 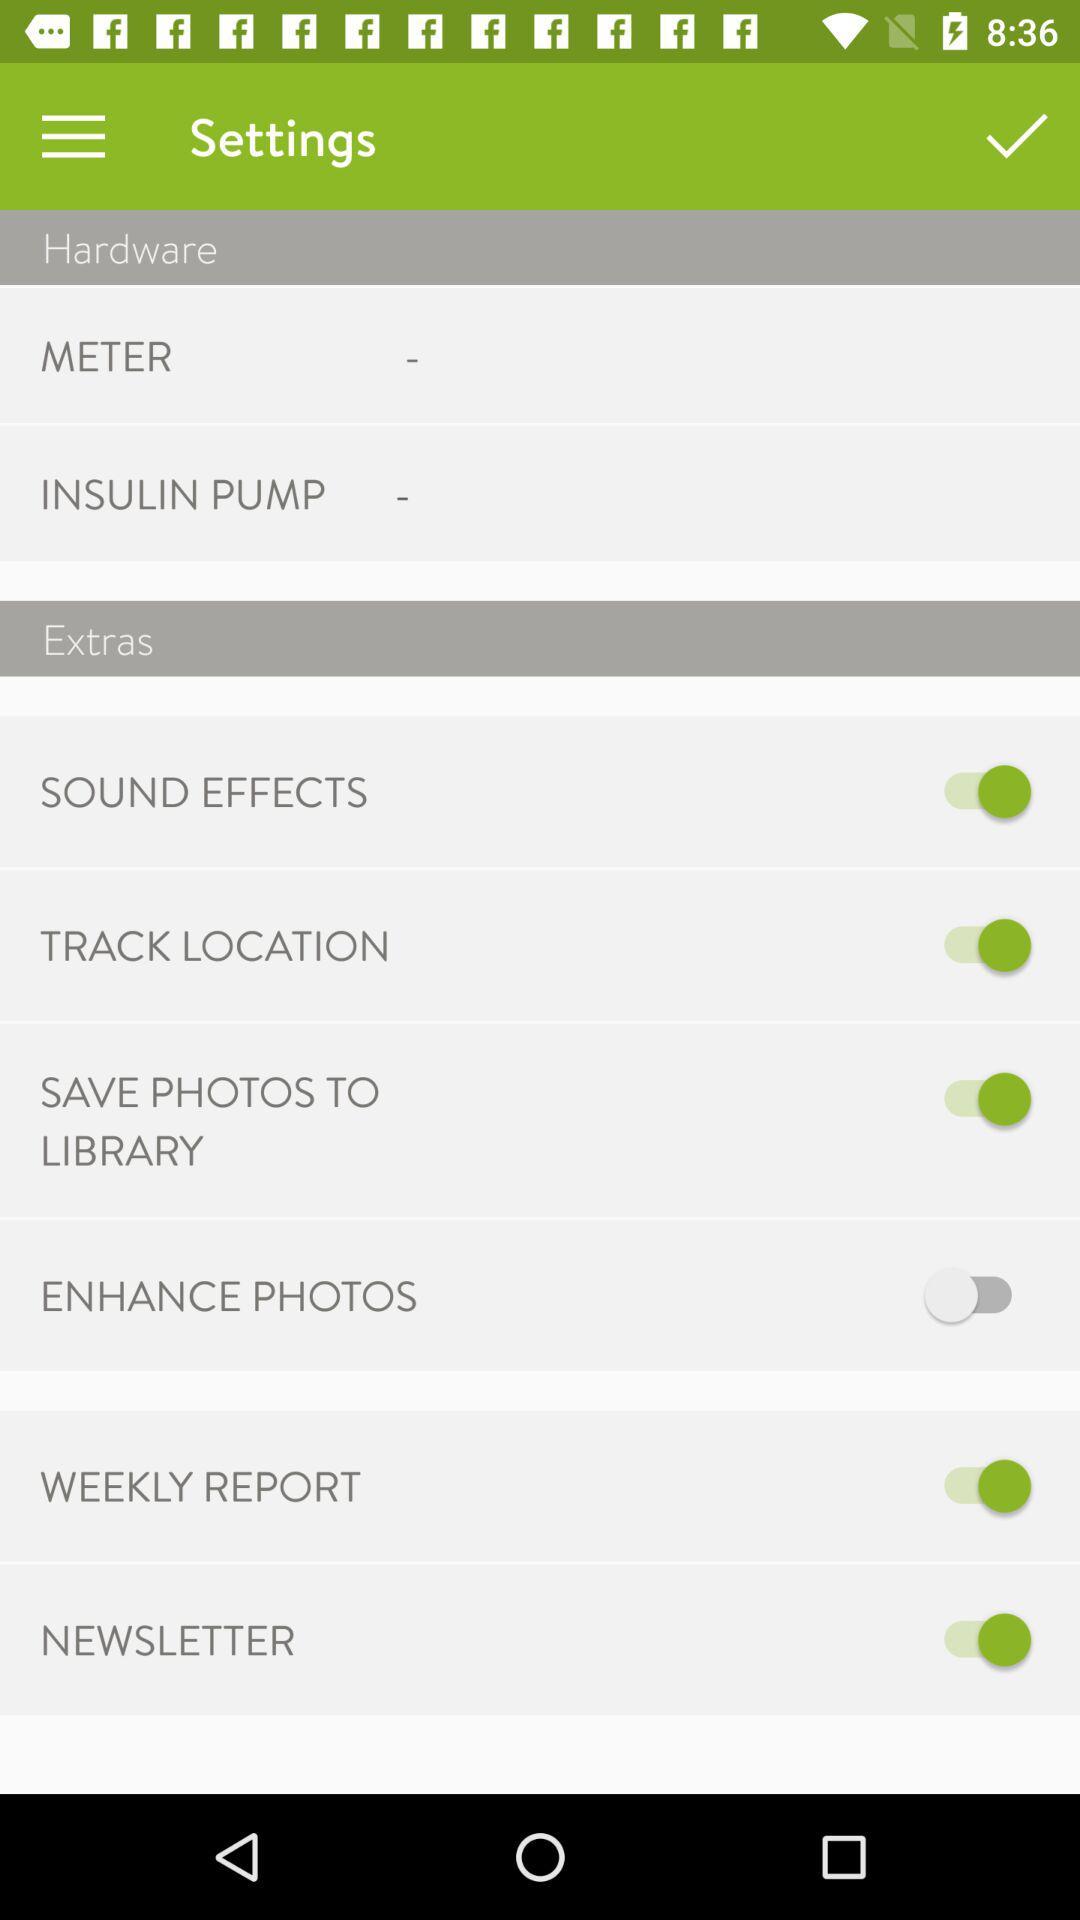 I want to click on the icon next to newsletter item, so click(x=747, y=1639).